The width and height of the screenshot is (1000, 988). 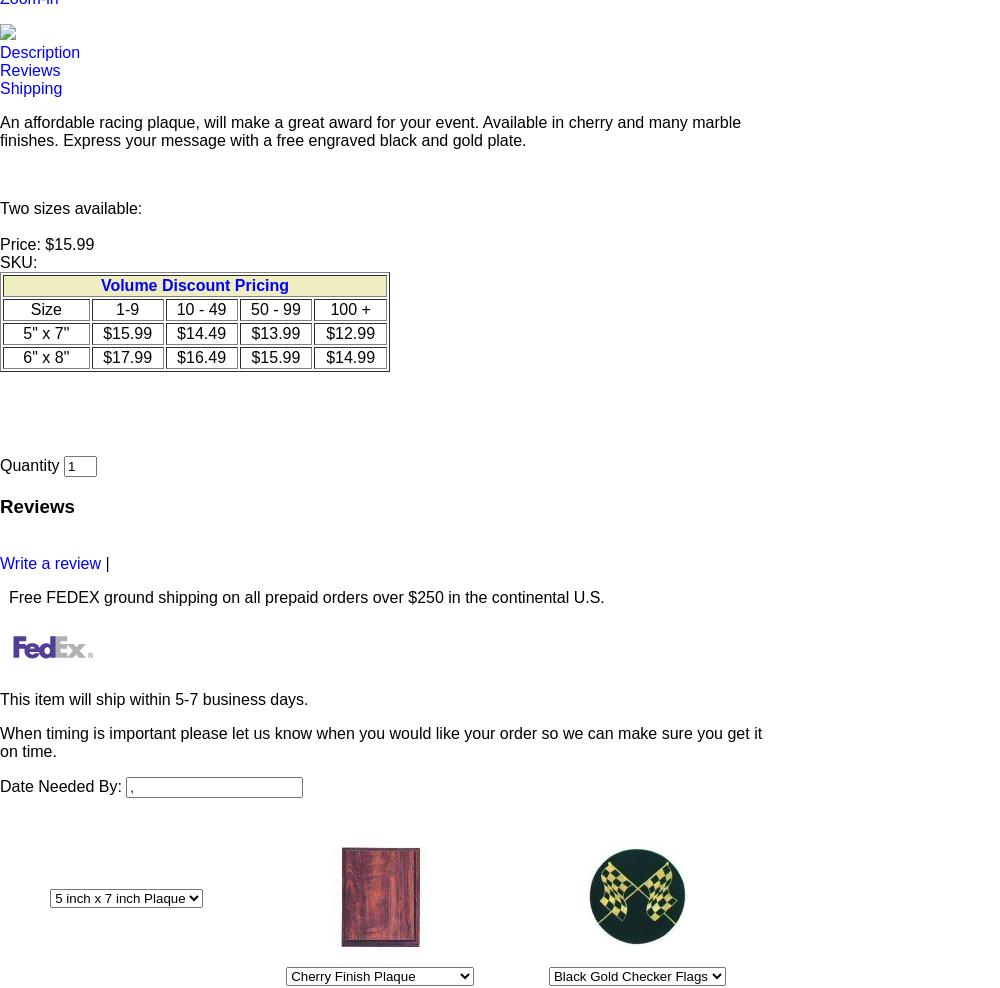 What do you see at coordinates (62, 784) in the screenshot?
I see `'Date Needed By:'` at bounding box center [62, 784].